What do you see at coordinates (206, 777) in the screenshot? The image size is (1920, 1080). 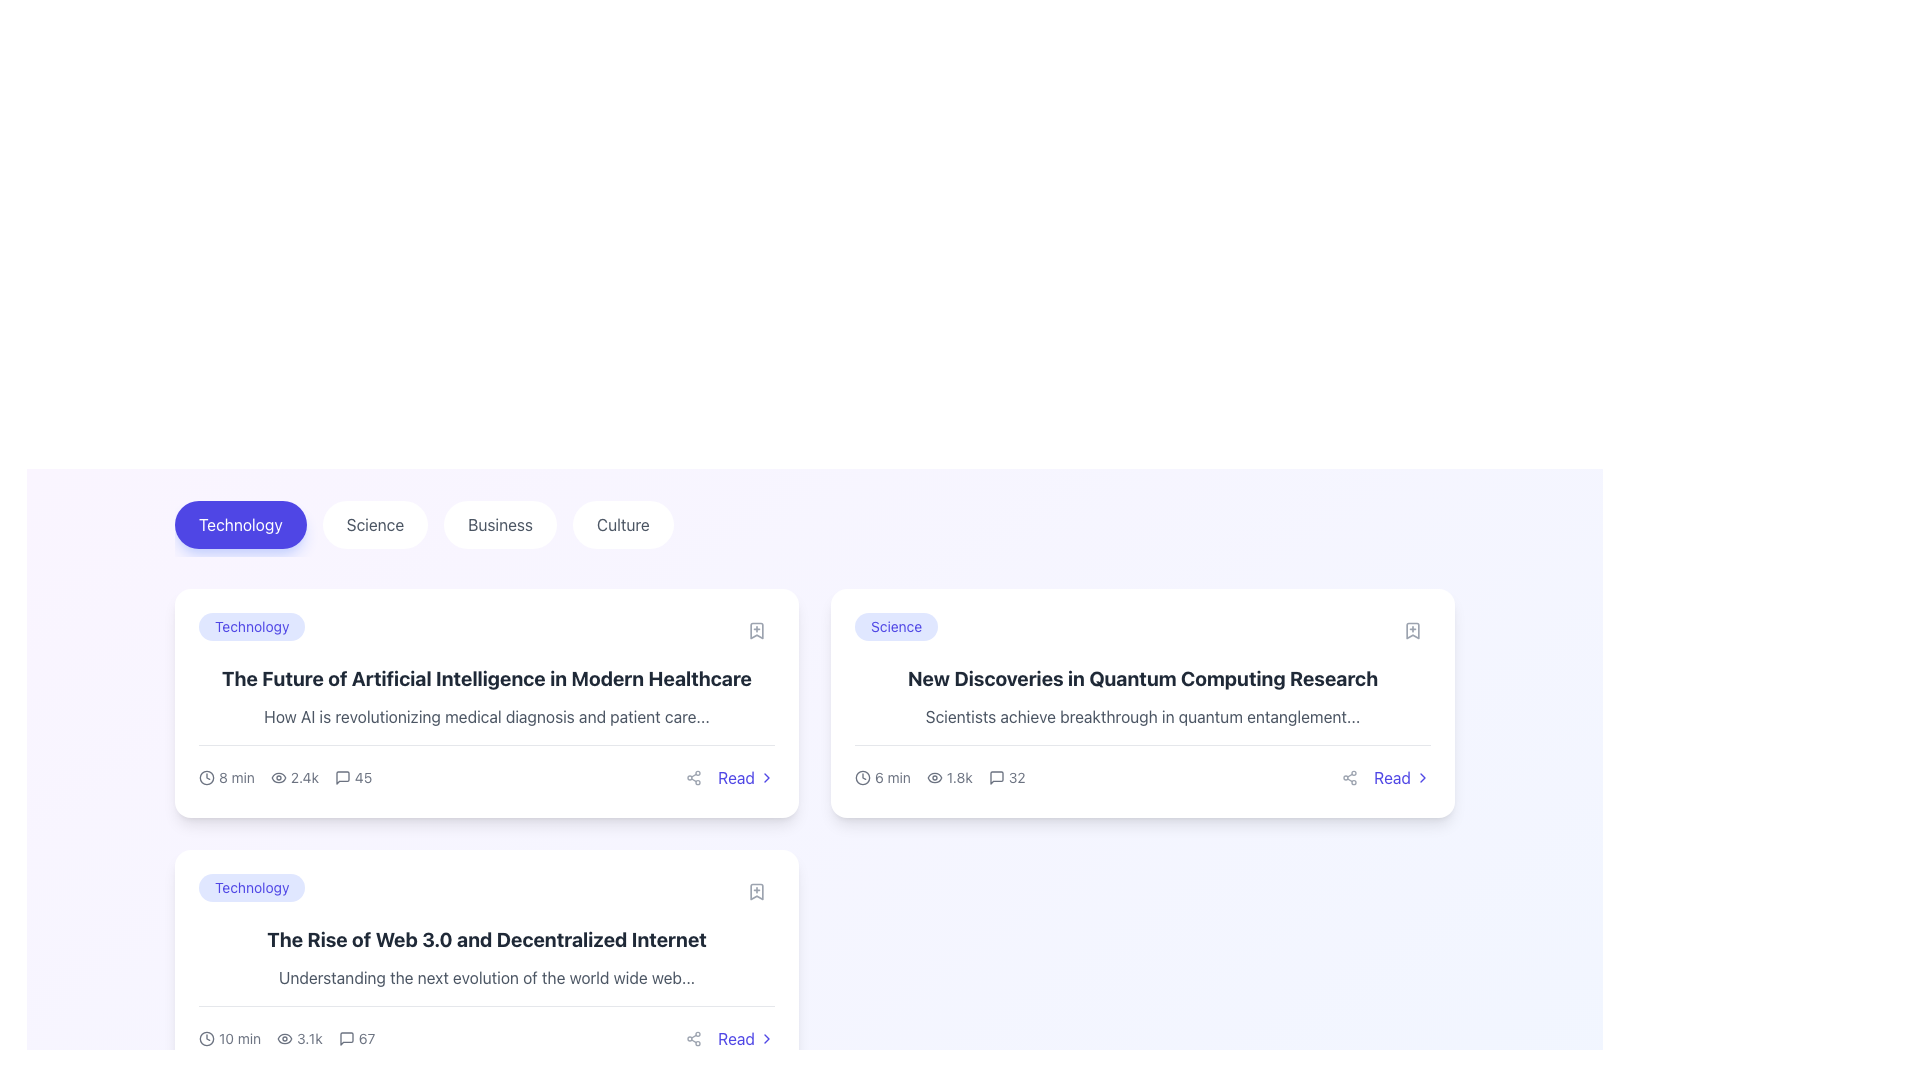 I see `the icon representing the duration of the article, located to the left of '8 min' in the top-left of the first card in the article previews` at bounding box center [206, 777].